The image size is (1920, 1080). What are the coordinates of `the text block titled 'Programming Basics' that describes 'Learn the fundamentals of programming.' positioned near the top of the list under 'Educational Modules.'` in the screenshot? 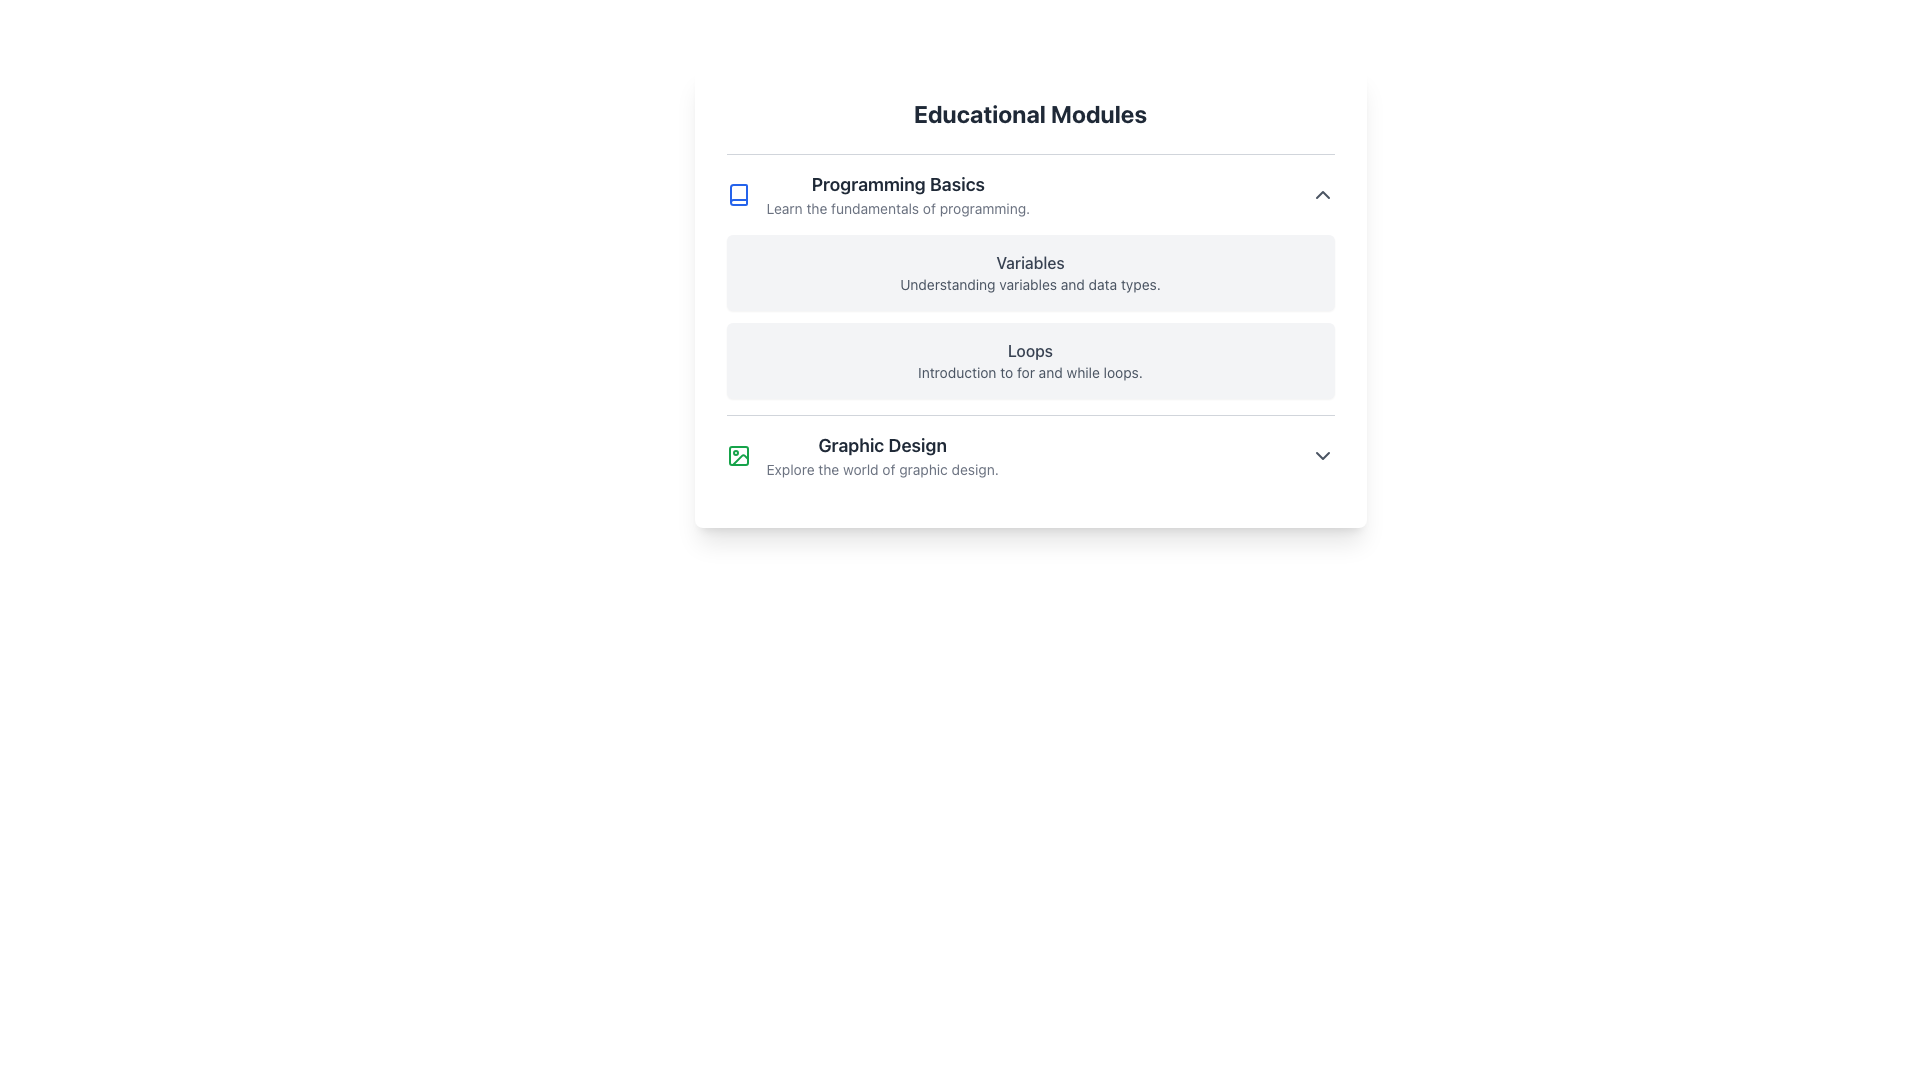 It's located at (897, 195).